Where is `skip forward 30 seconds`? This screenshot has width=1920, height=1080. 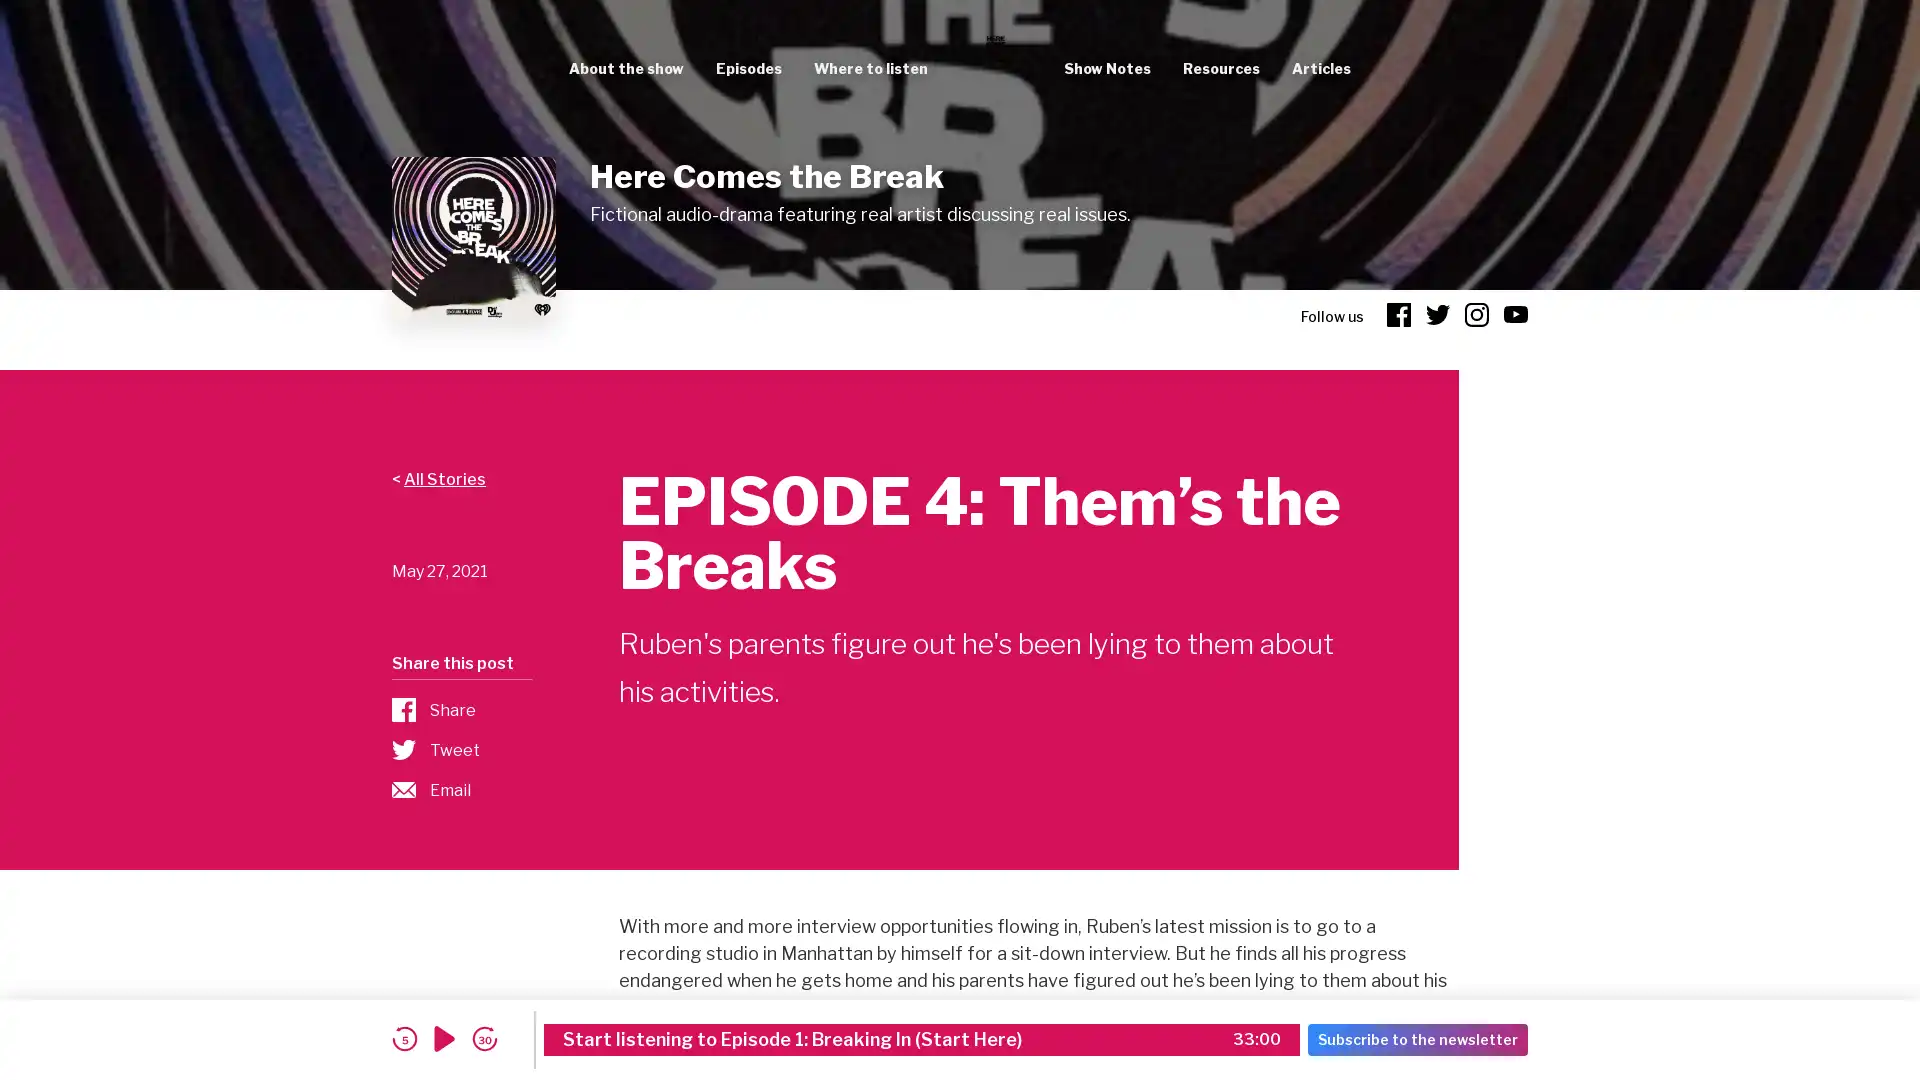 skip forward 30 seconds is located at coordinates (484, 1038).